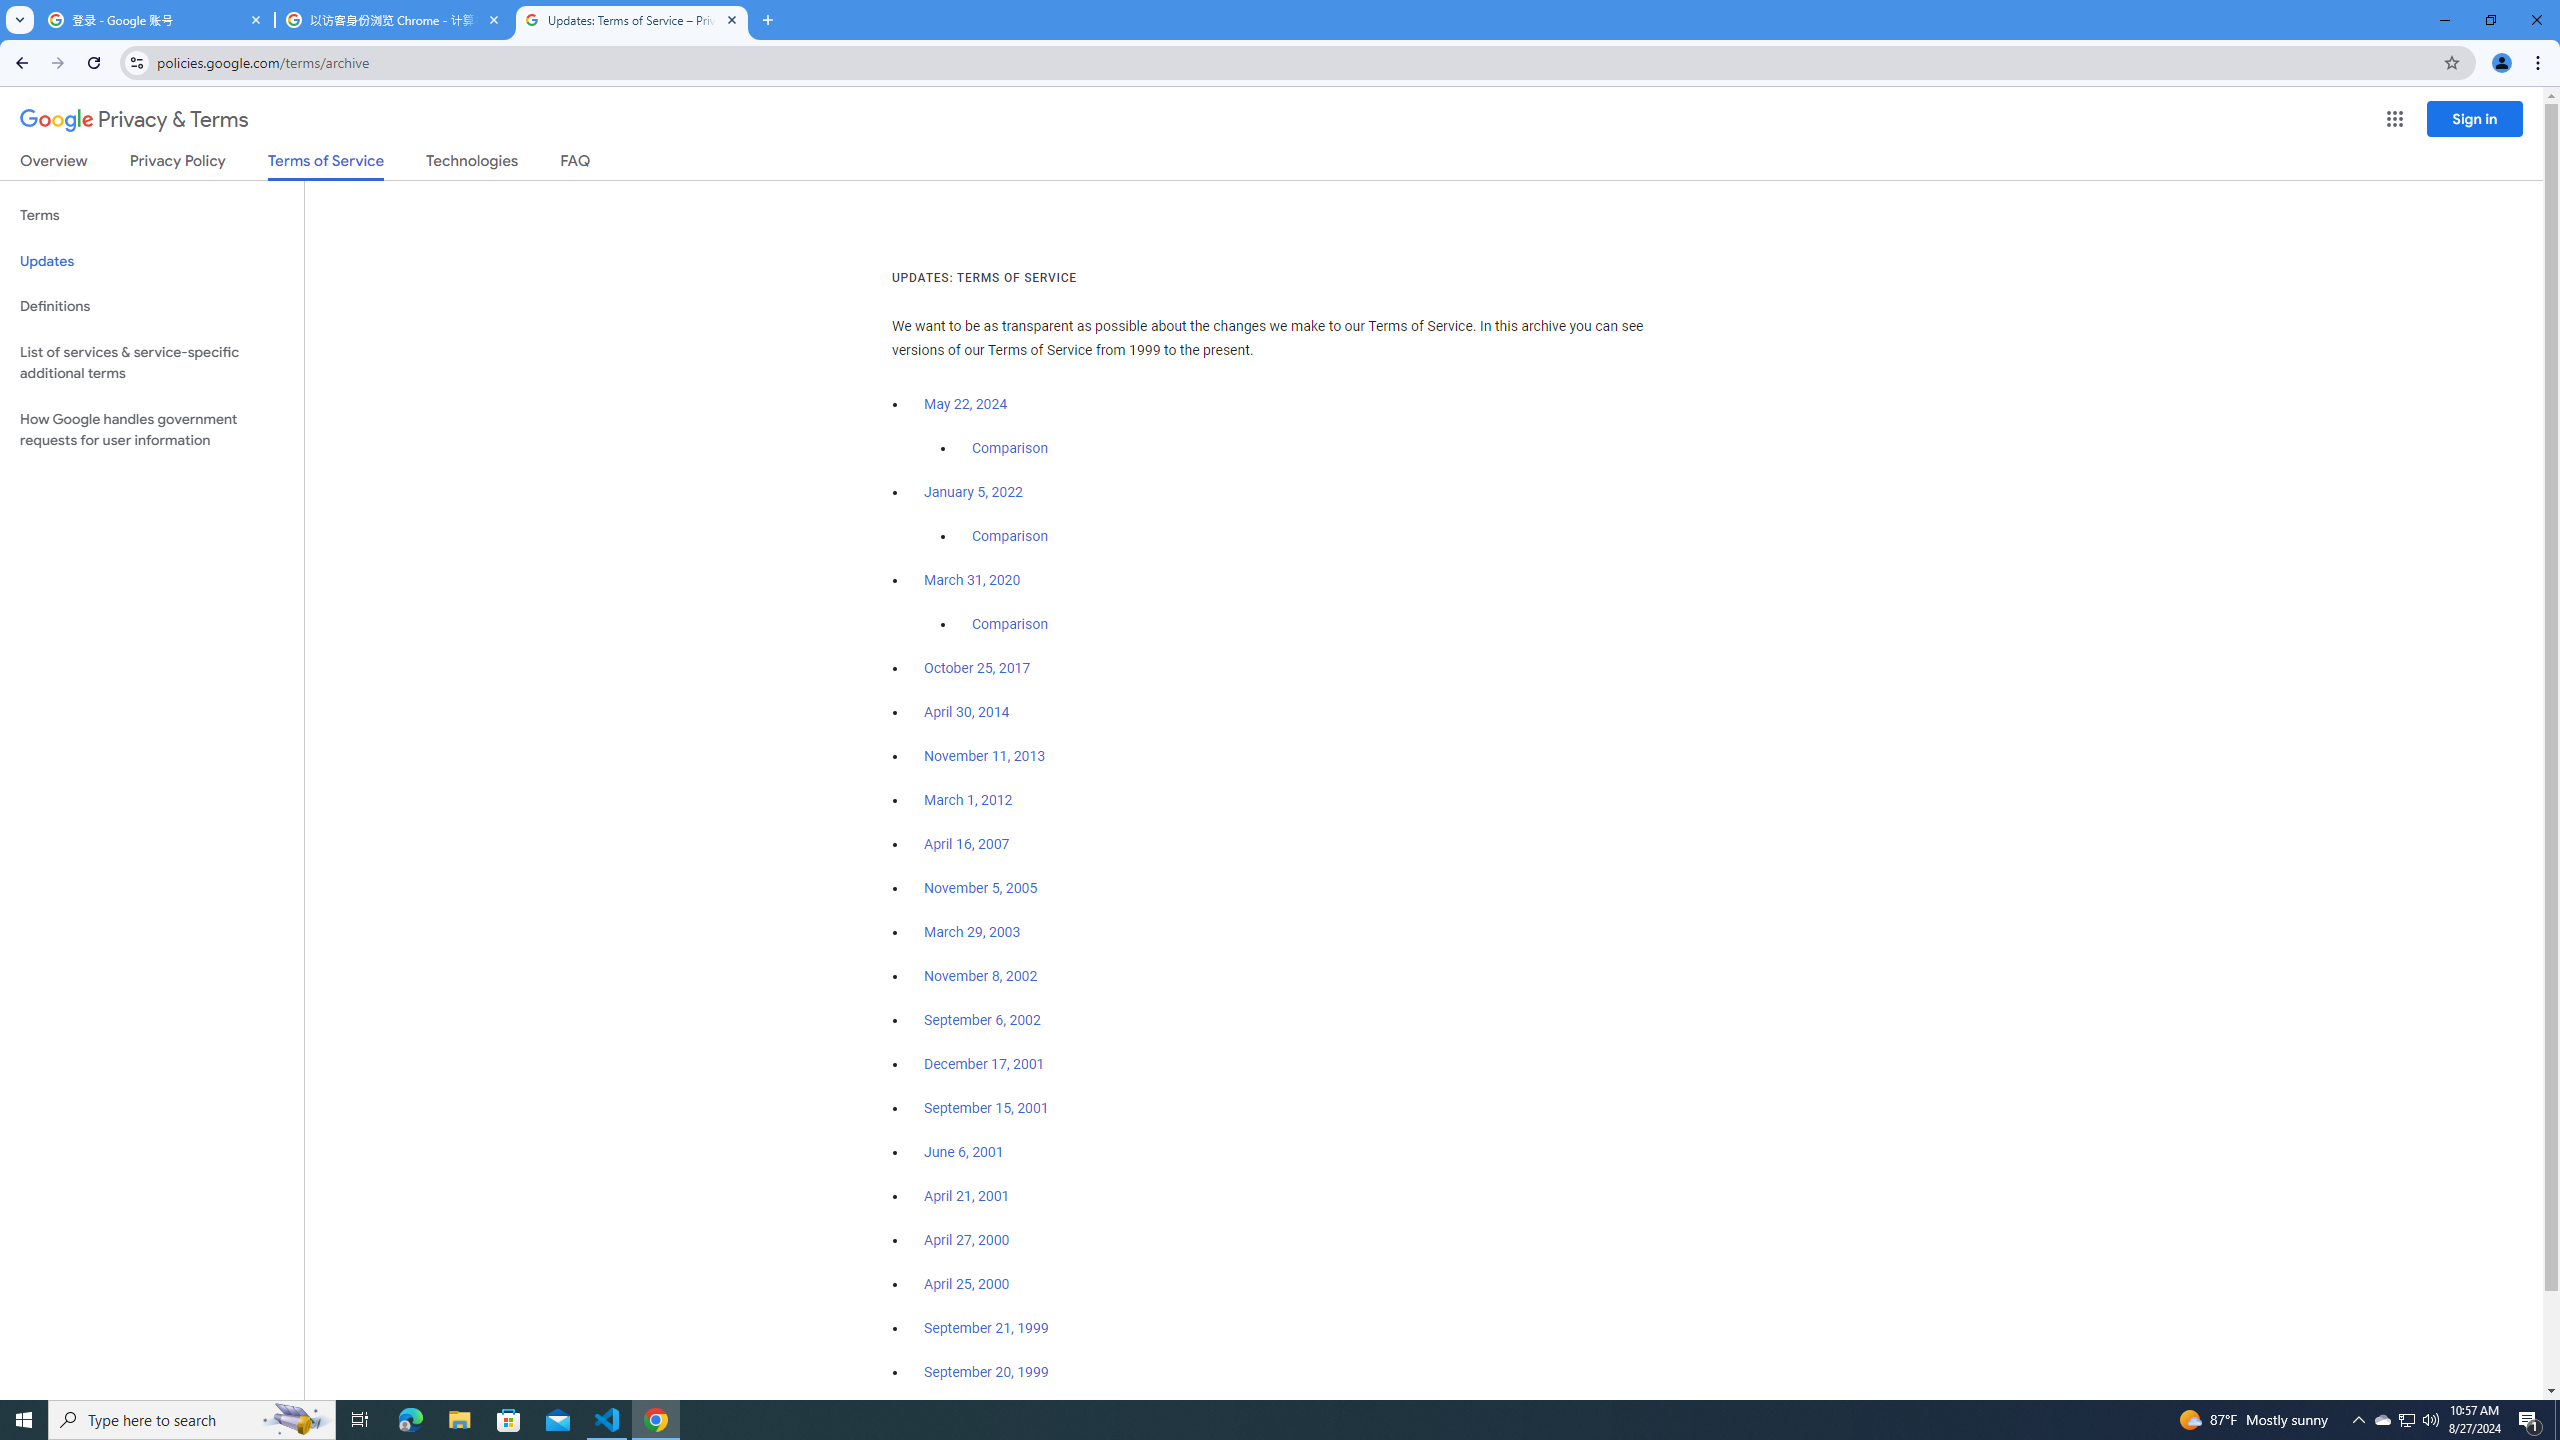 This screenshot has width=2560, height=1440. What do you see at coordinates (971, 932) in the screenshot?
I see `'March 29, 2003'` at bounding box center [971, 932].